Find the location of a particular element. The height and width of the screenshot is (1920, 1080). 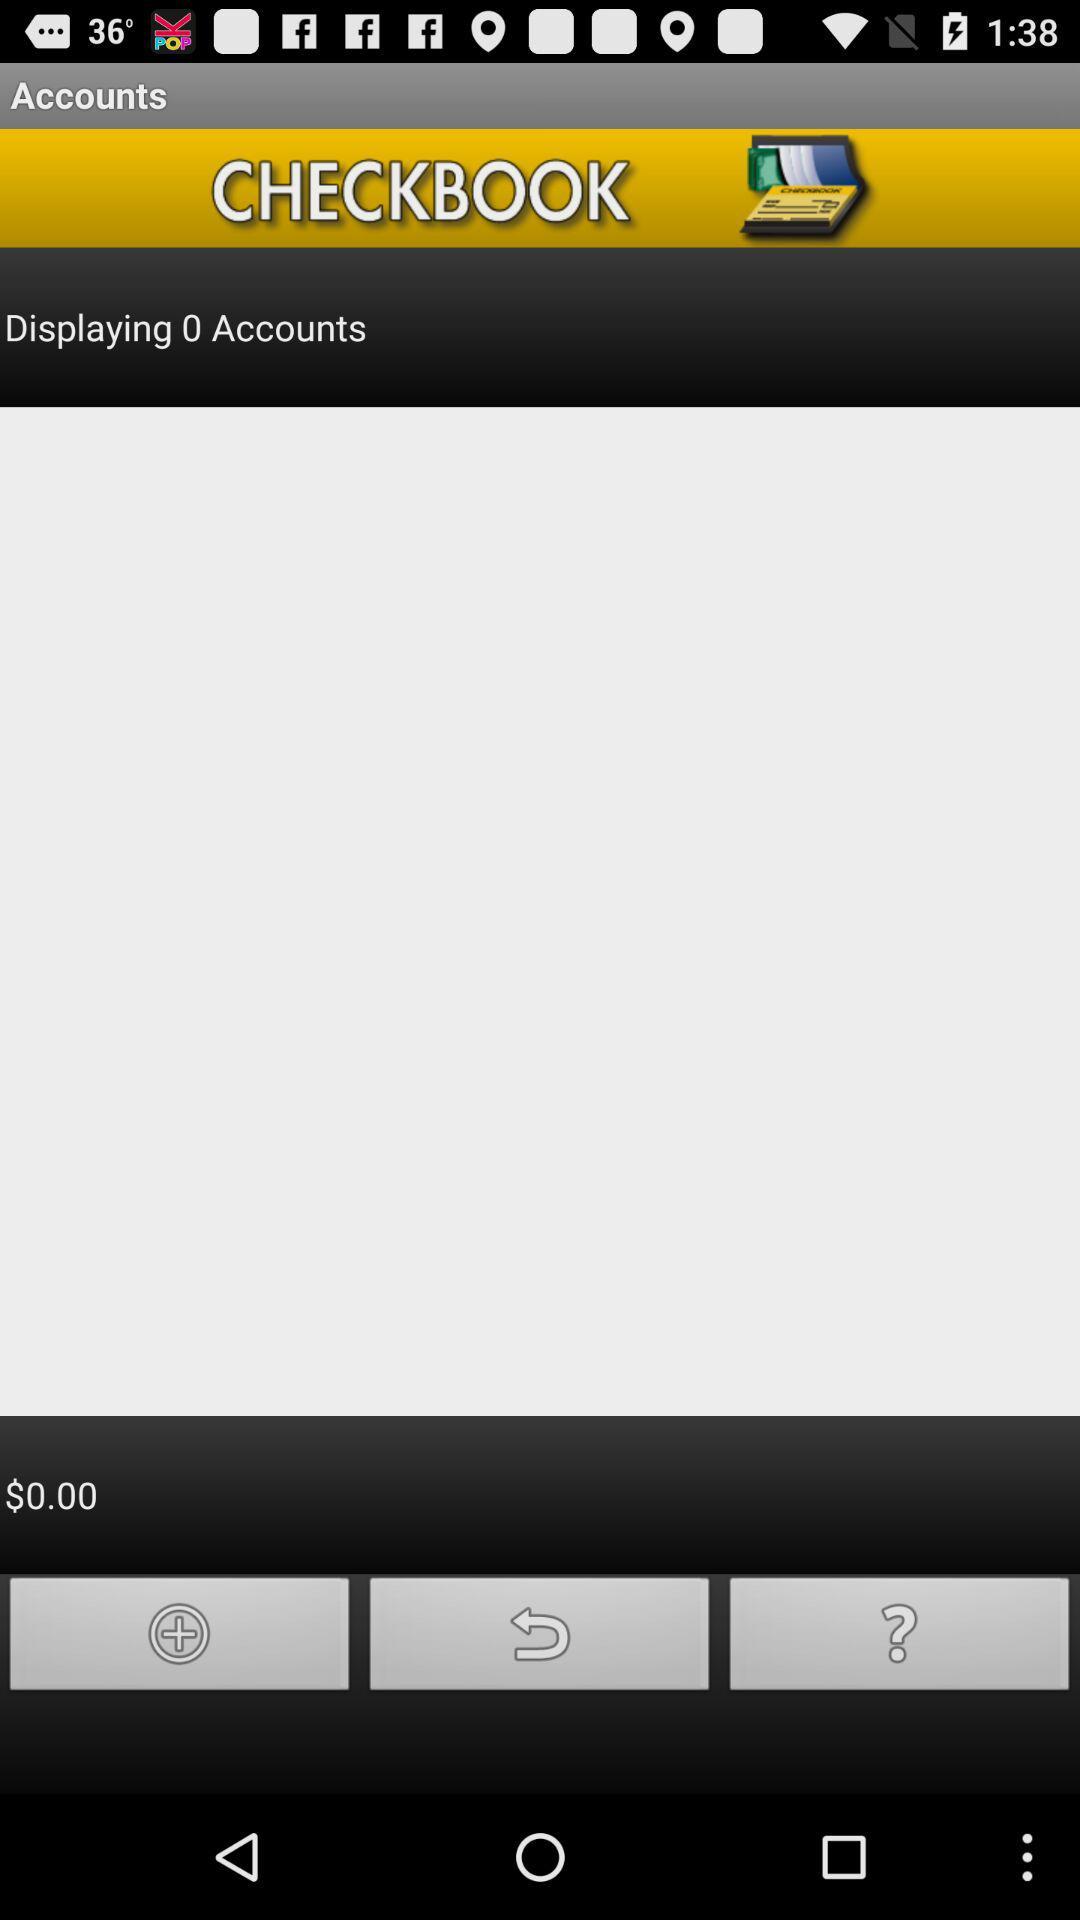

go back is located at coordinates (540, 1639).